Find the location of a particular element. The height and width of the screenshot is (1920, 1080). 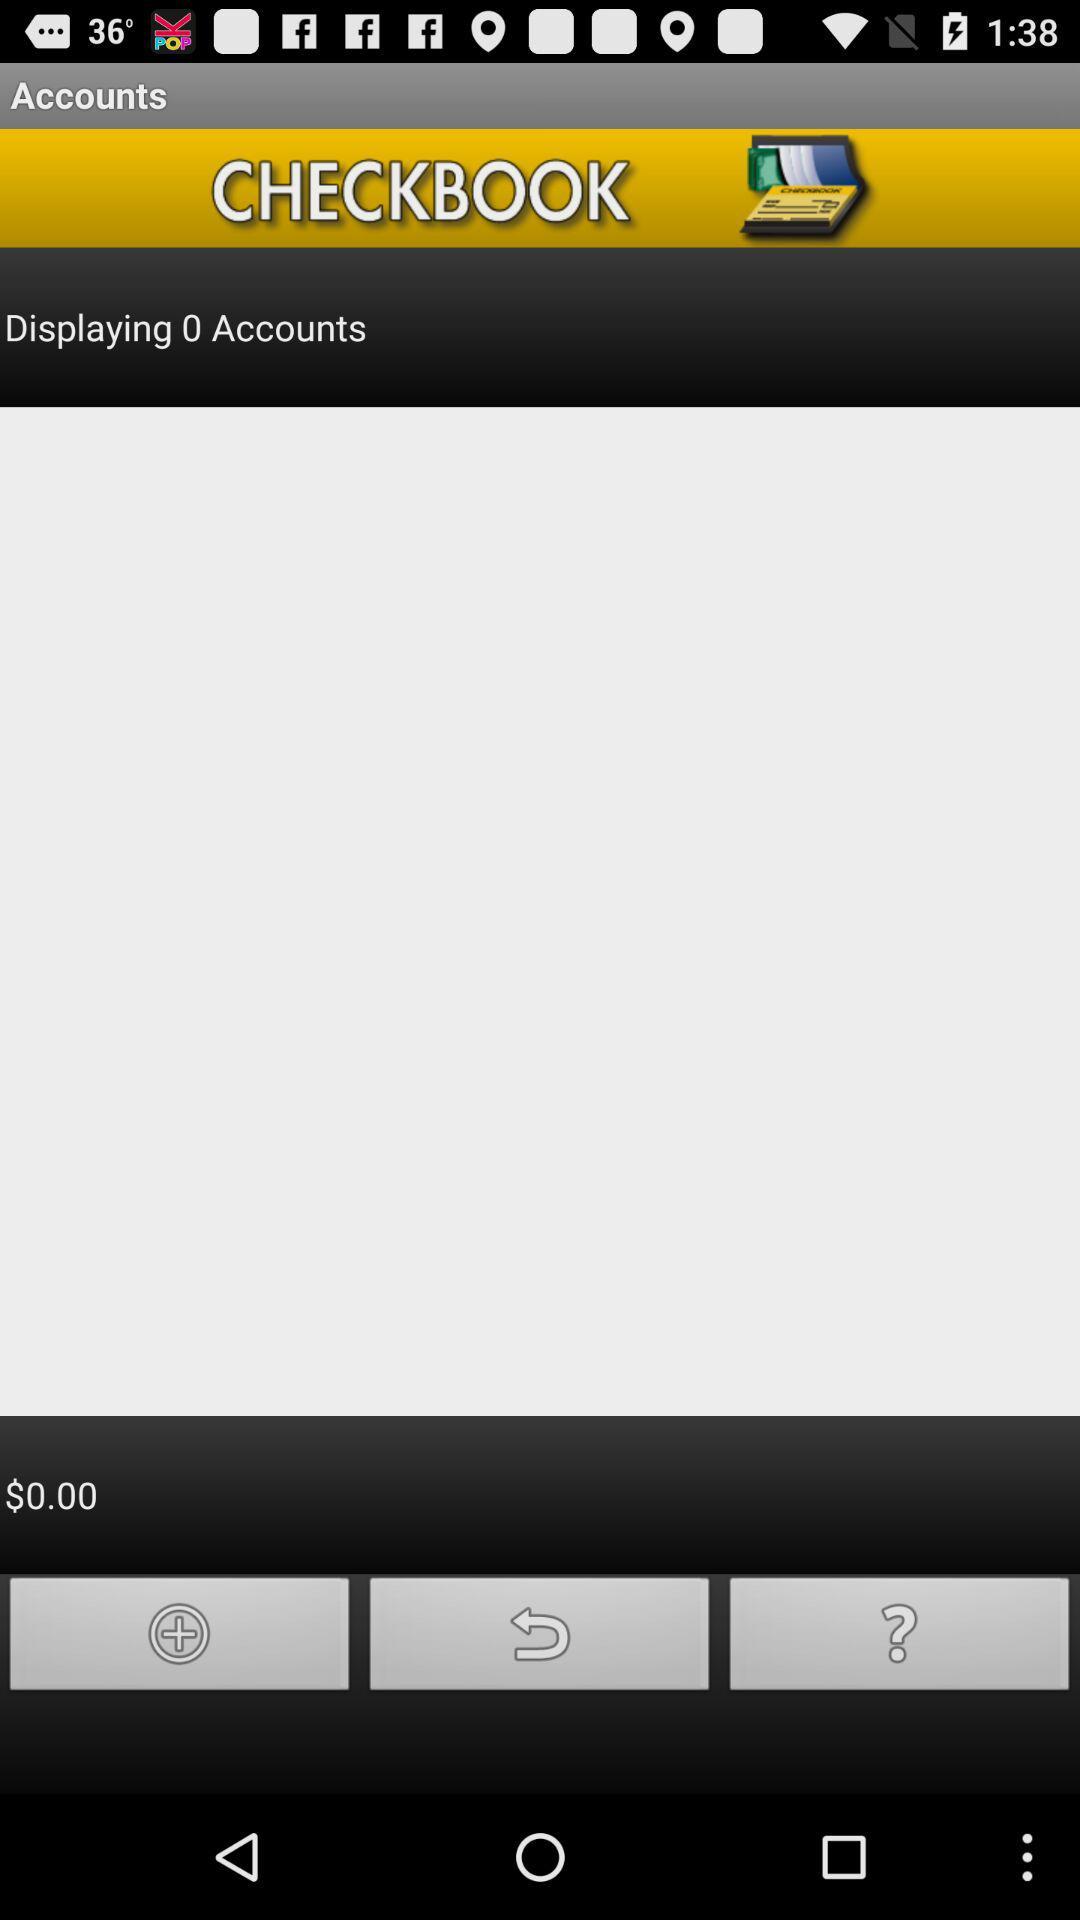

go back is located at coordinates (540, 1639).